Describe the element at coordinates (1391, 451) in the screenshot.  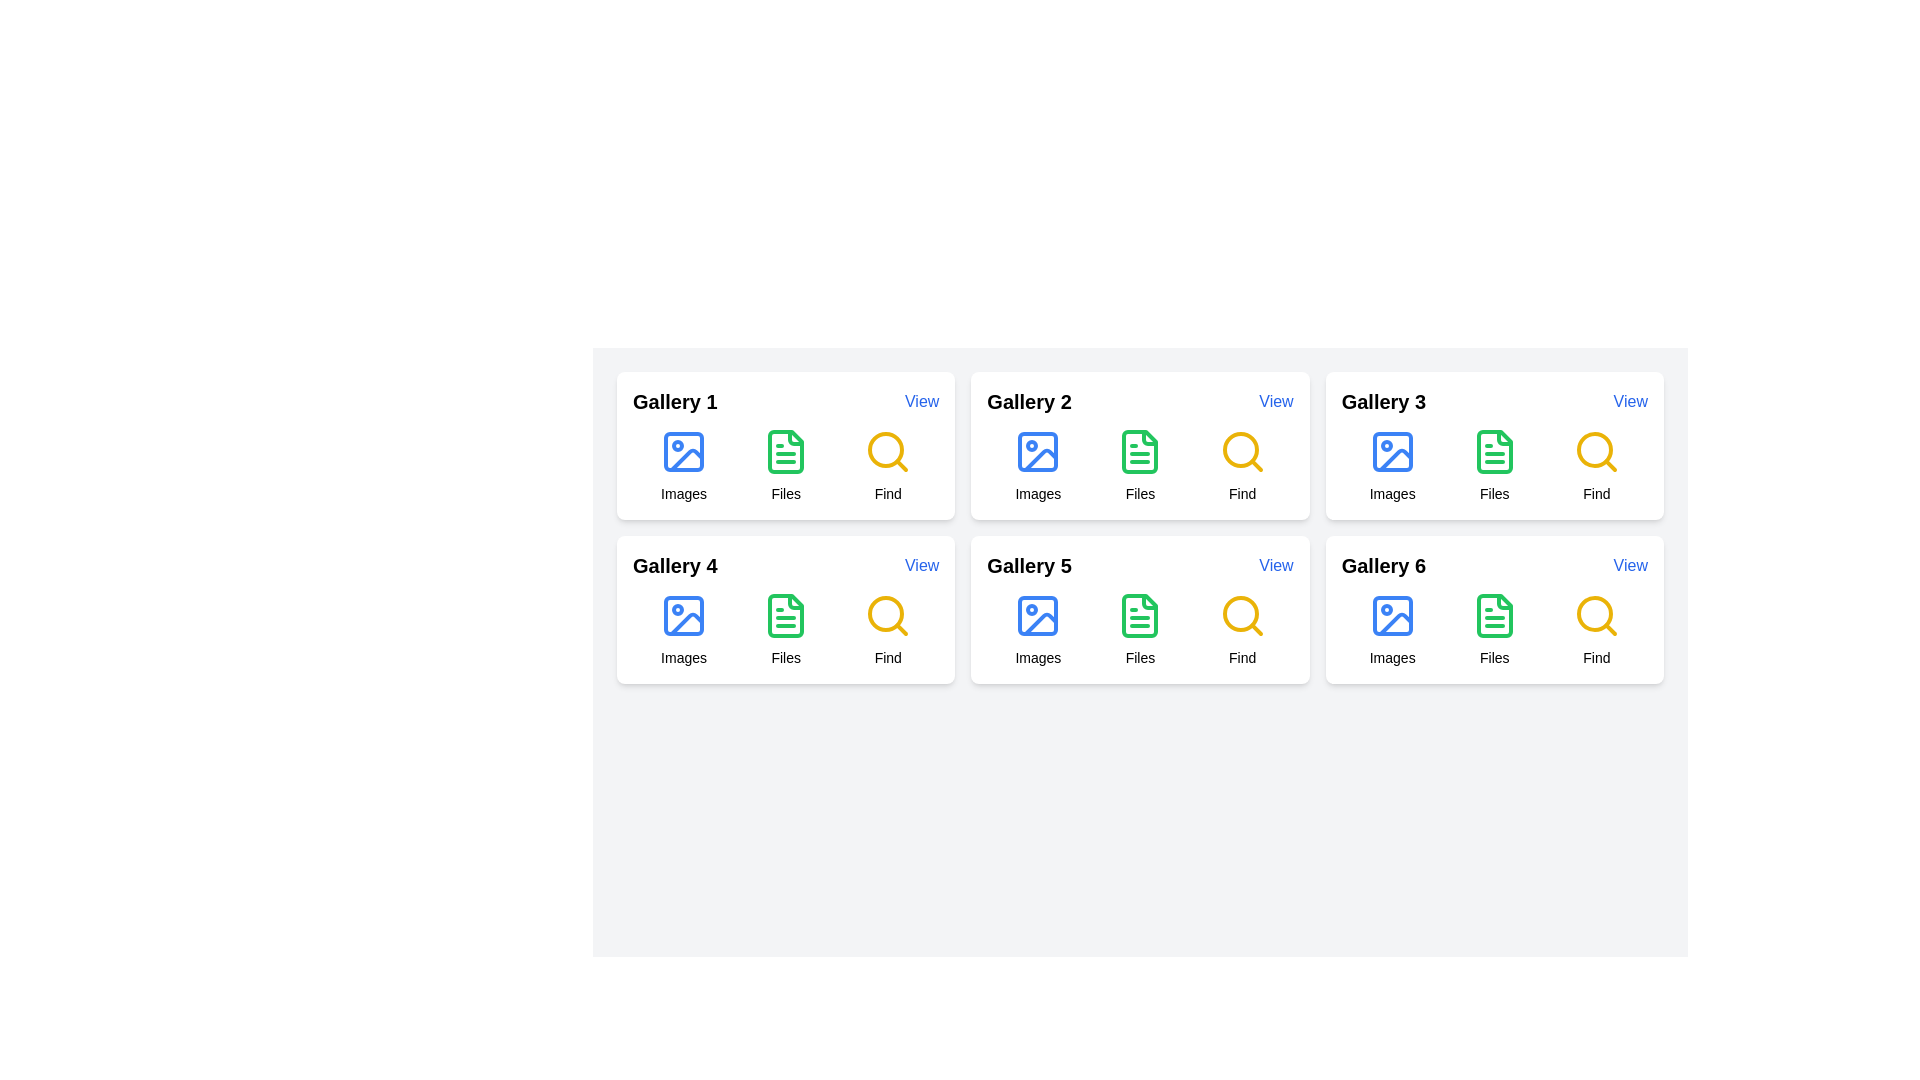
I see `the icon component located at the bottom-center of the 'Gallery 3' card, which is part of an image icon within an SVG group` at that location.